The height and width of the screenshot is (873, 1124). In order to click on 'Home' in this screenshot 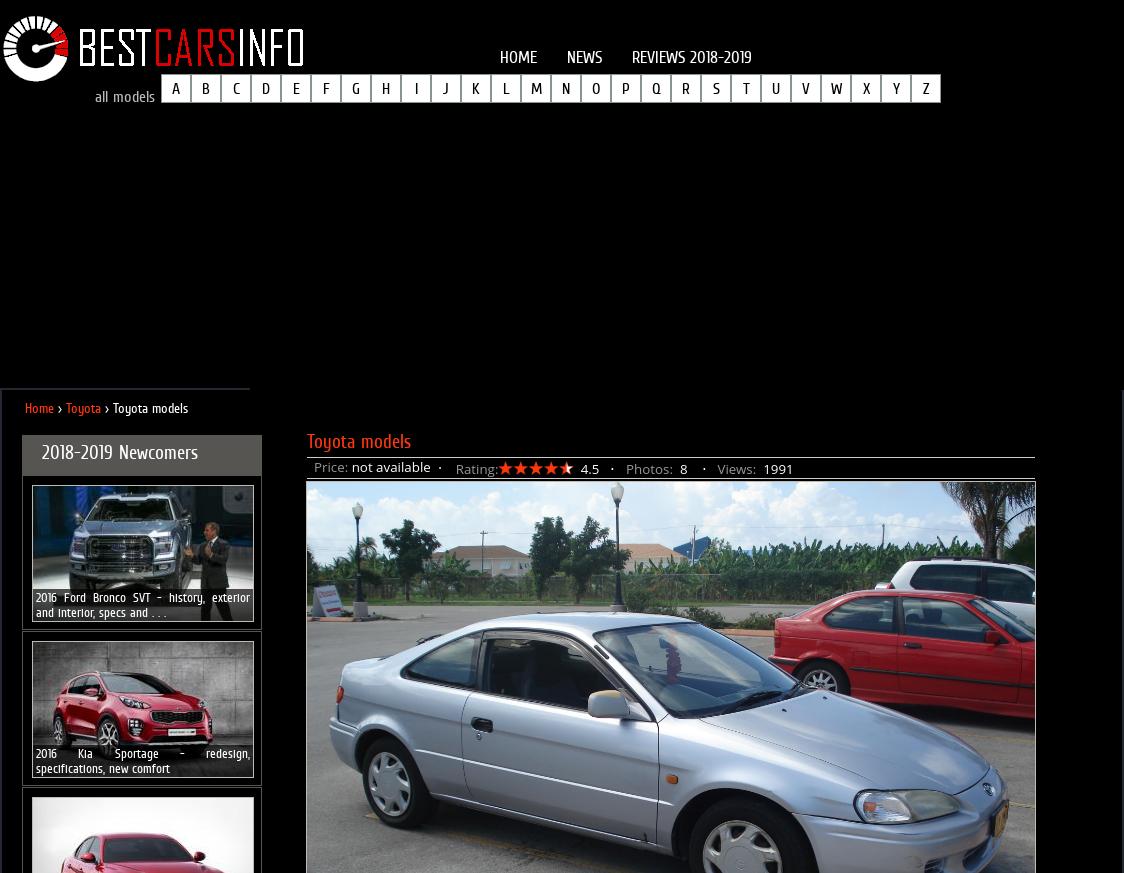, I will do `click(38, 407)`.